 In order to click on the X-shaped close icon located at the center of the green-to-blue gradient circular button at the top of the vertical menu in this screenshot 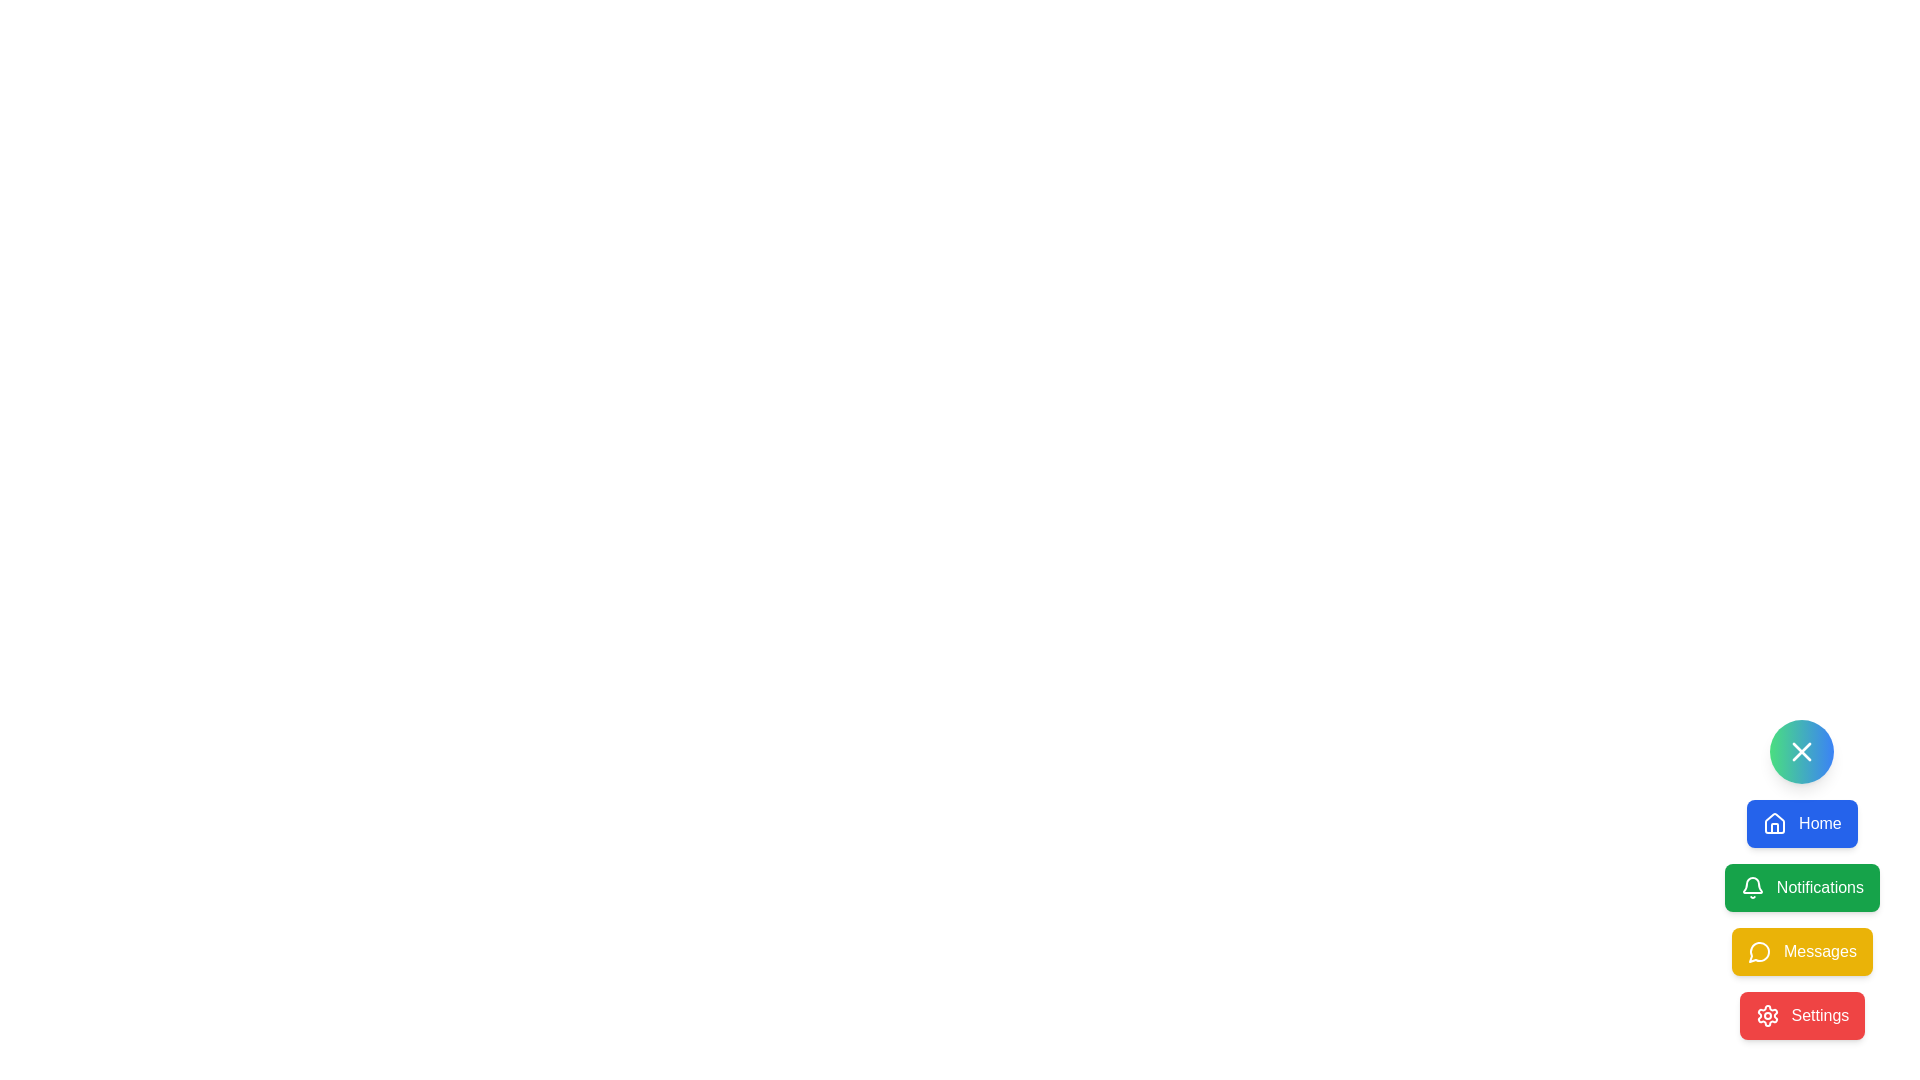, I will do `click(1802, 752)`.